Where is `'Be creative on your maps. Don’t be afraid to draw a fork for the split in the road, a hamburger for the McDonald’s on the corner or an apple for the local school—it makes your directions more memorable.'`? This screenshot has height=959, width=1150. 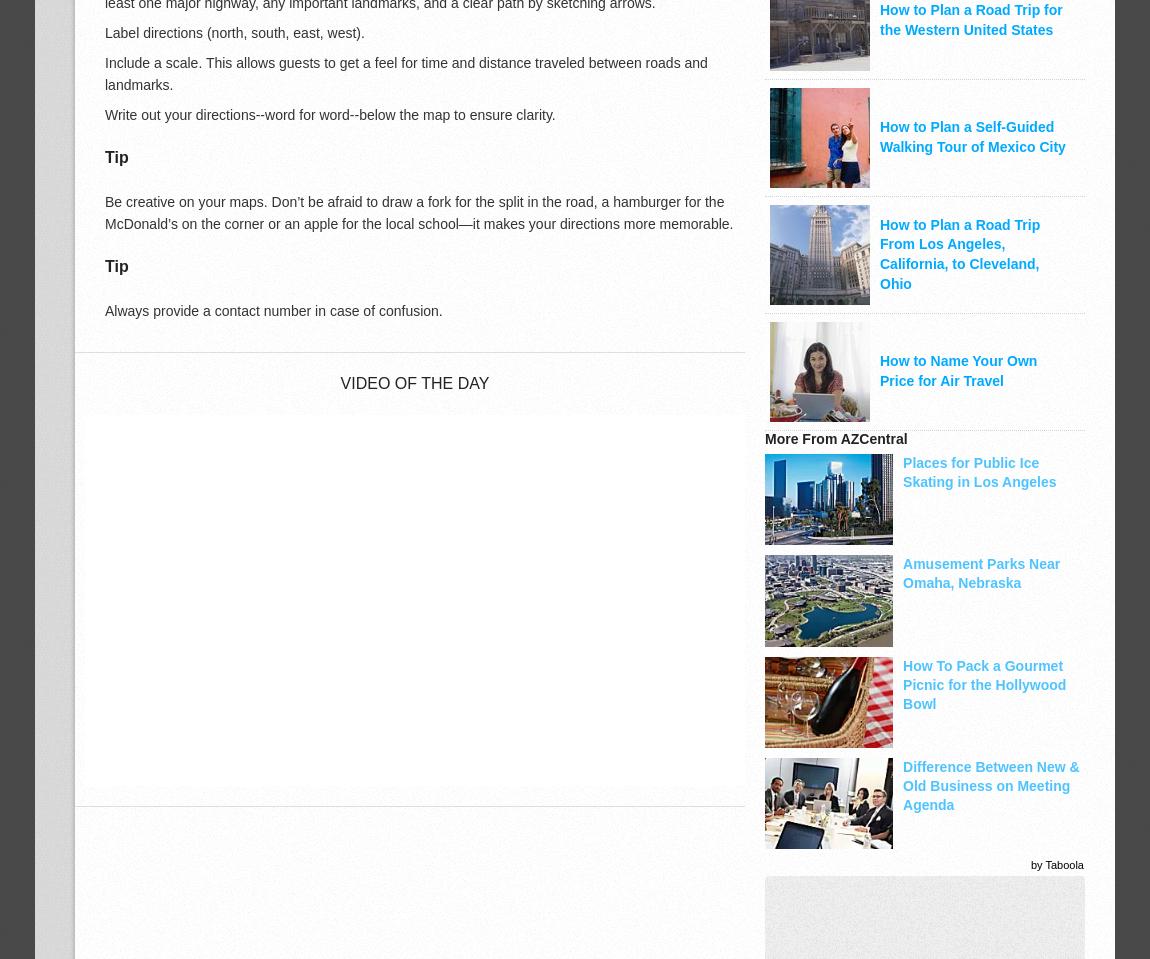
'Be creative on your maps. Don’t be afraid to draw a fork for the split in the road, a hamburger for the McDonald’s on the corner or an apple for the local school—it makes your directions more memorable.' is located at coordinates (103, 212).